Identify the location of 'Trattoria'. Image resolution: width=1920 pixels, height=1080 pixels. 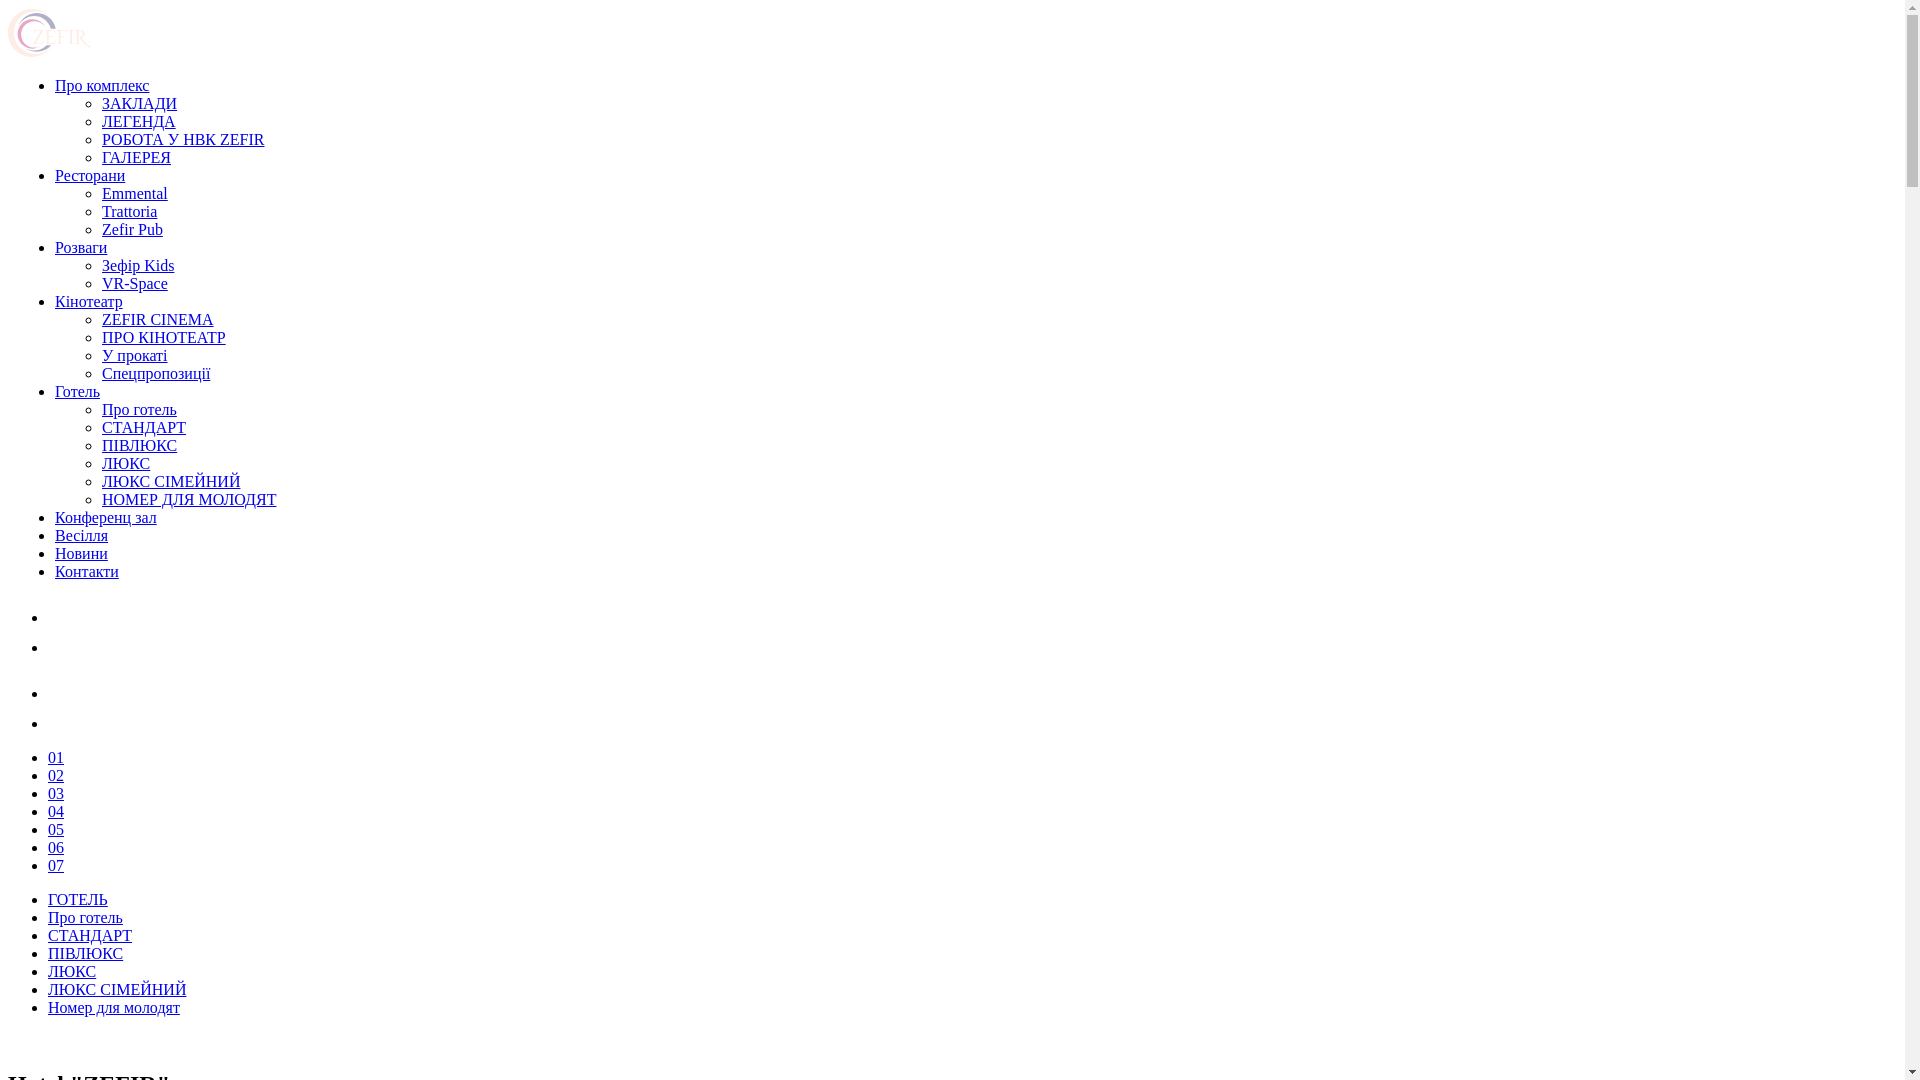
(128, 211).